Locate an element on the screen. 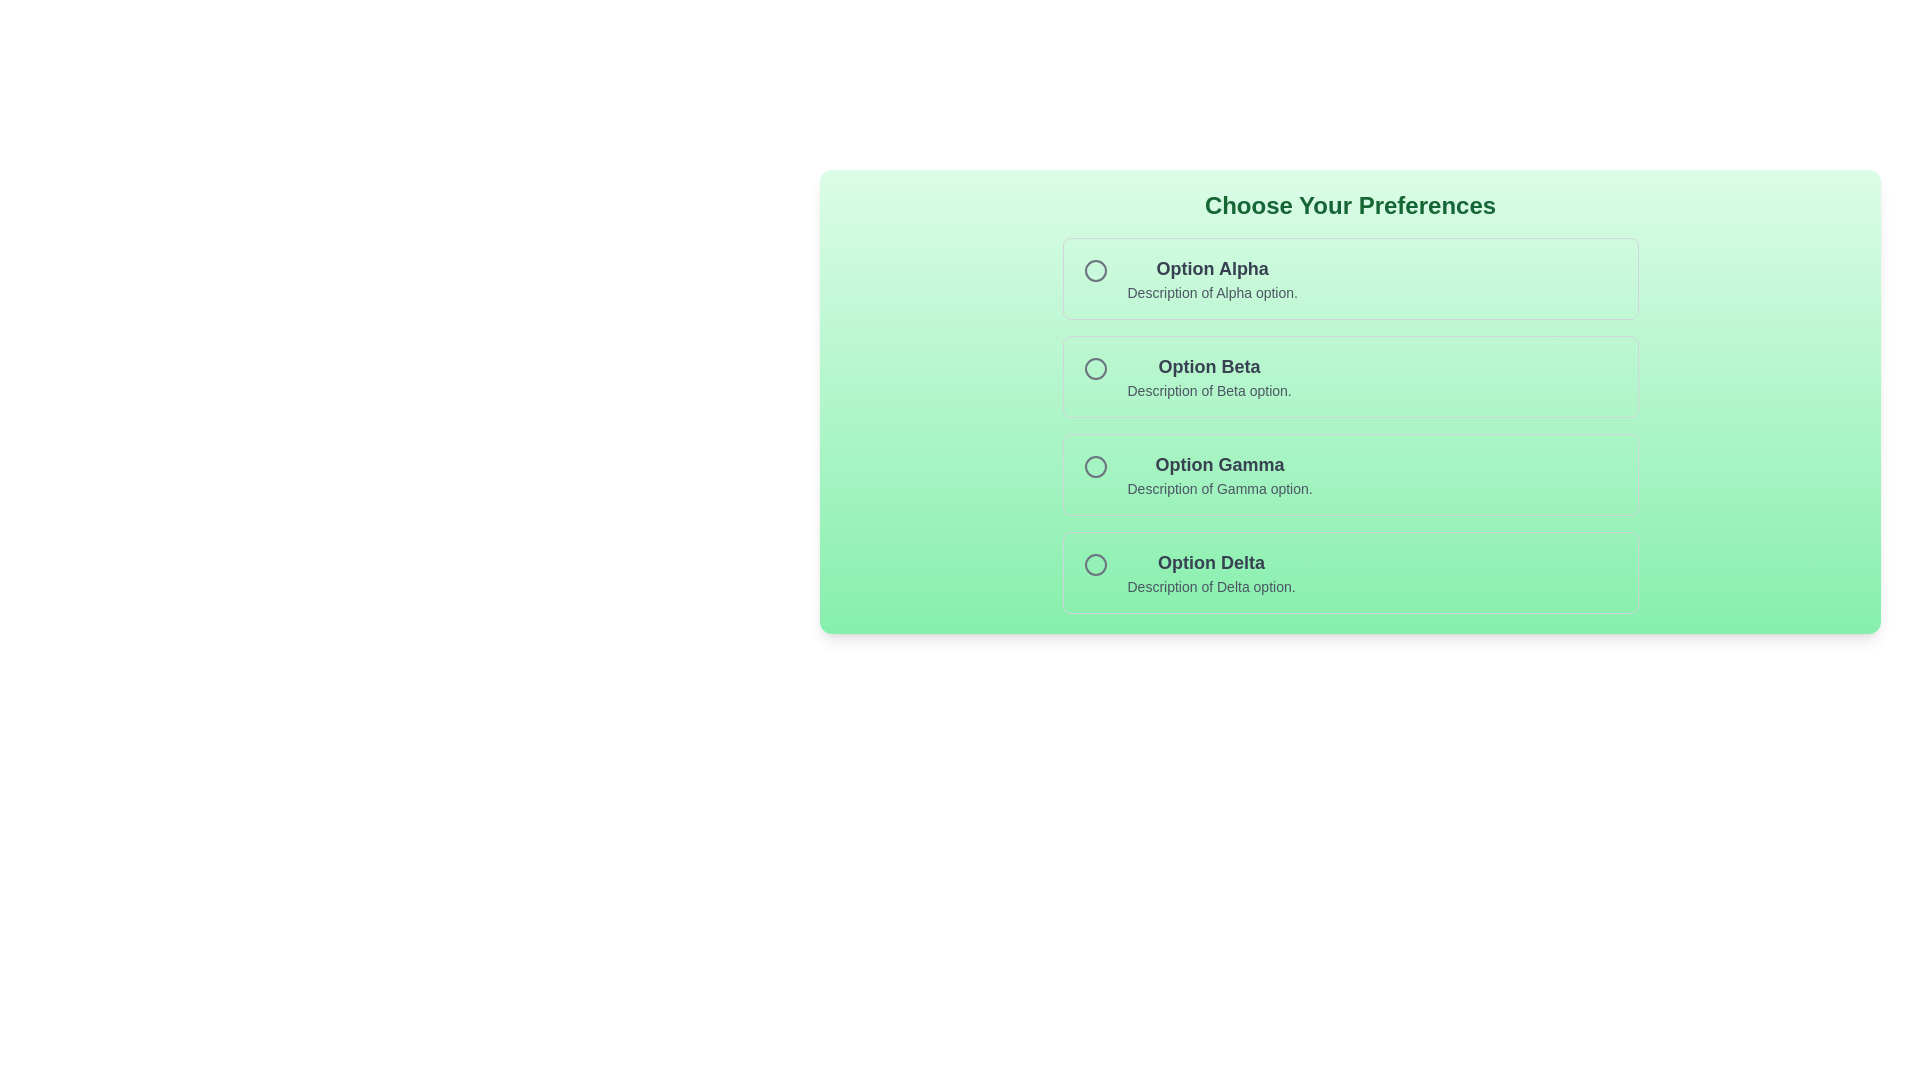  the text element that reads 'Description of Beta option', which is styled in a smaller font size and appears in a subdued gray color, located below the primary heading 'Option Beta' is located at coordinates (1208, 390).